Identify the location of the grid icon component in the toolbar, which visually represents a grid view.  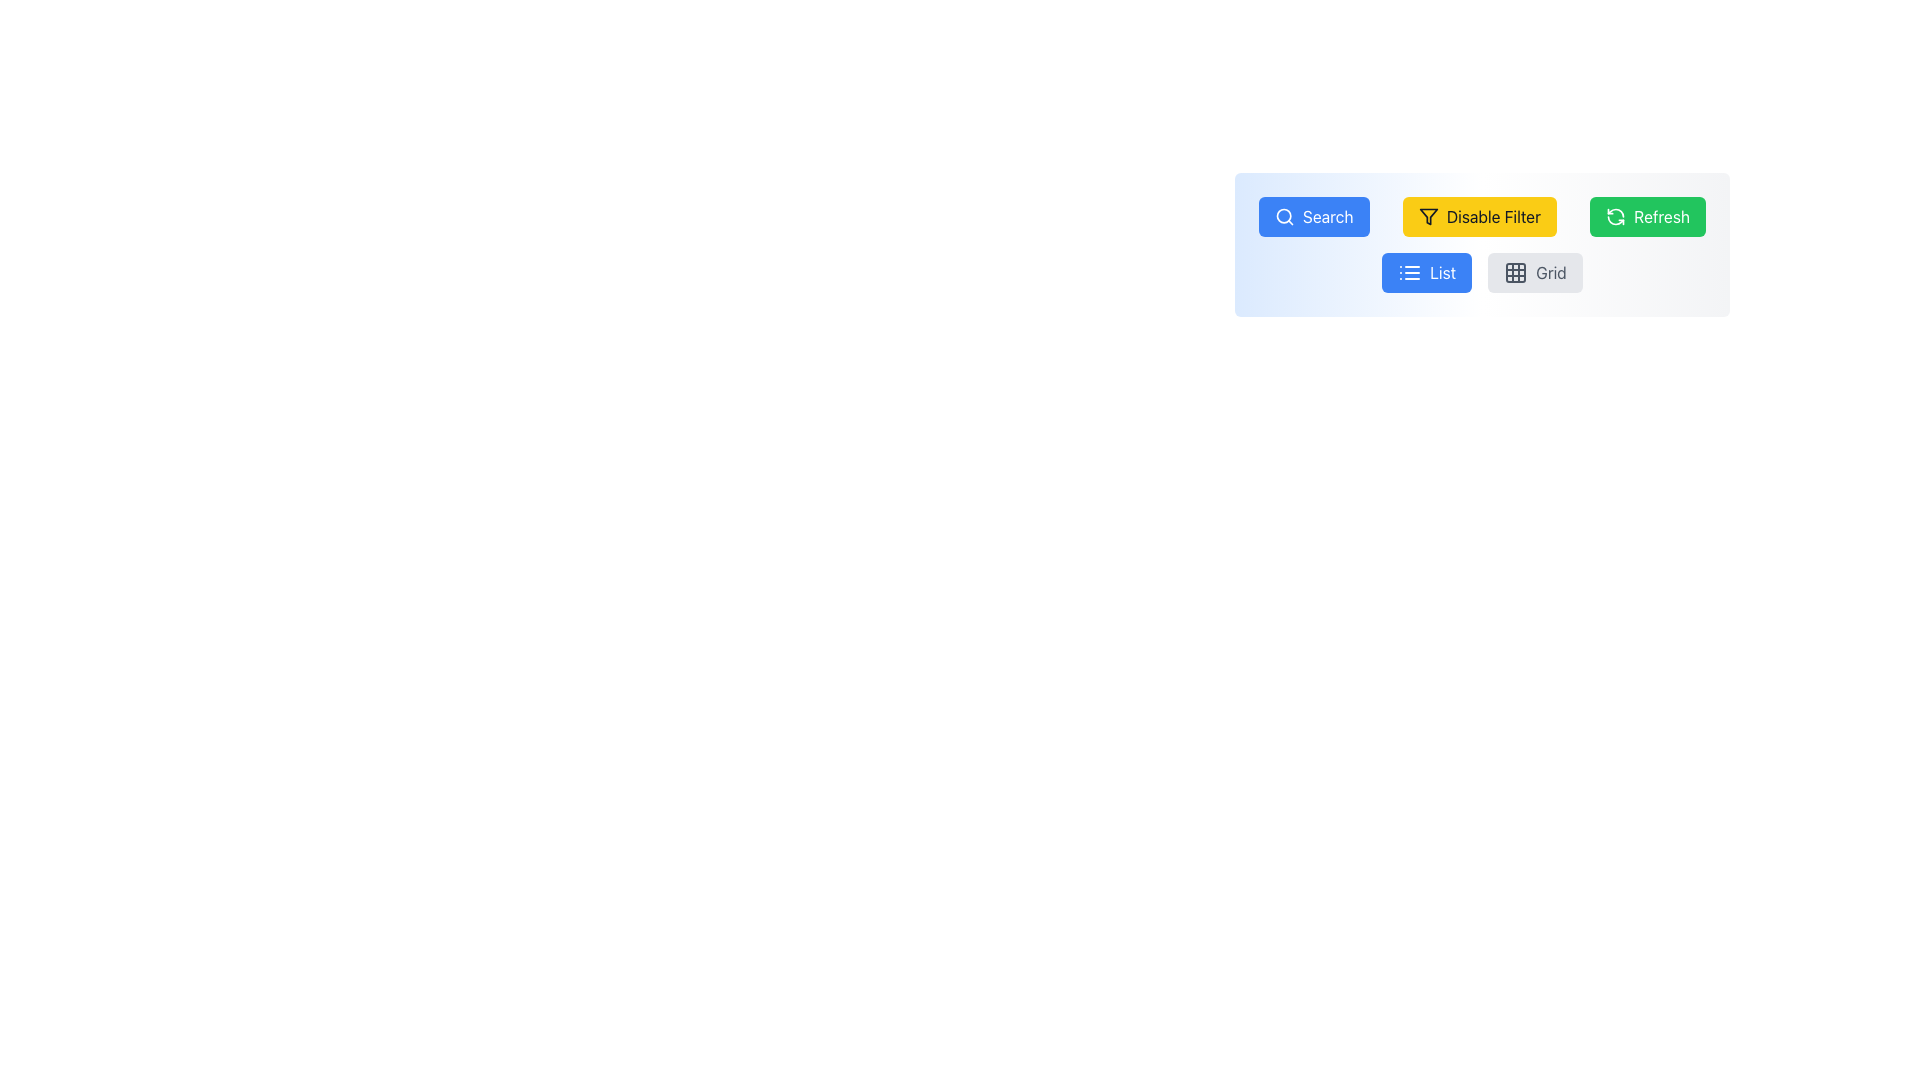
(1516, 273).